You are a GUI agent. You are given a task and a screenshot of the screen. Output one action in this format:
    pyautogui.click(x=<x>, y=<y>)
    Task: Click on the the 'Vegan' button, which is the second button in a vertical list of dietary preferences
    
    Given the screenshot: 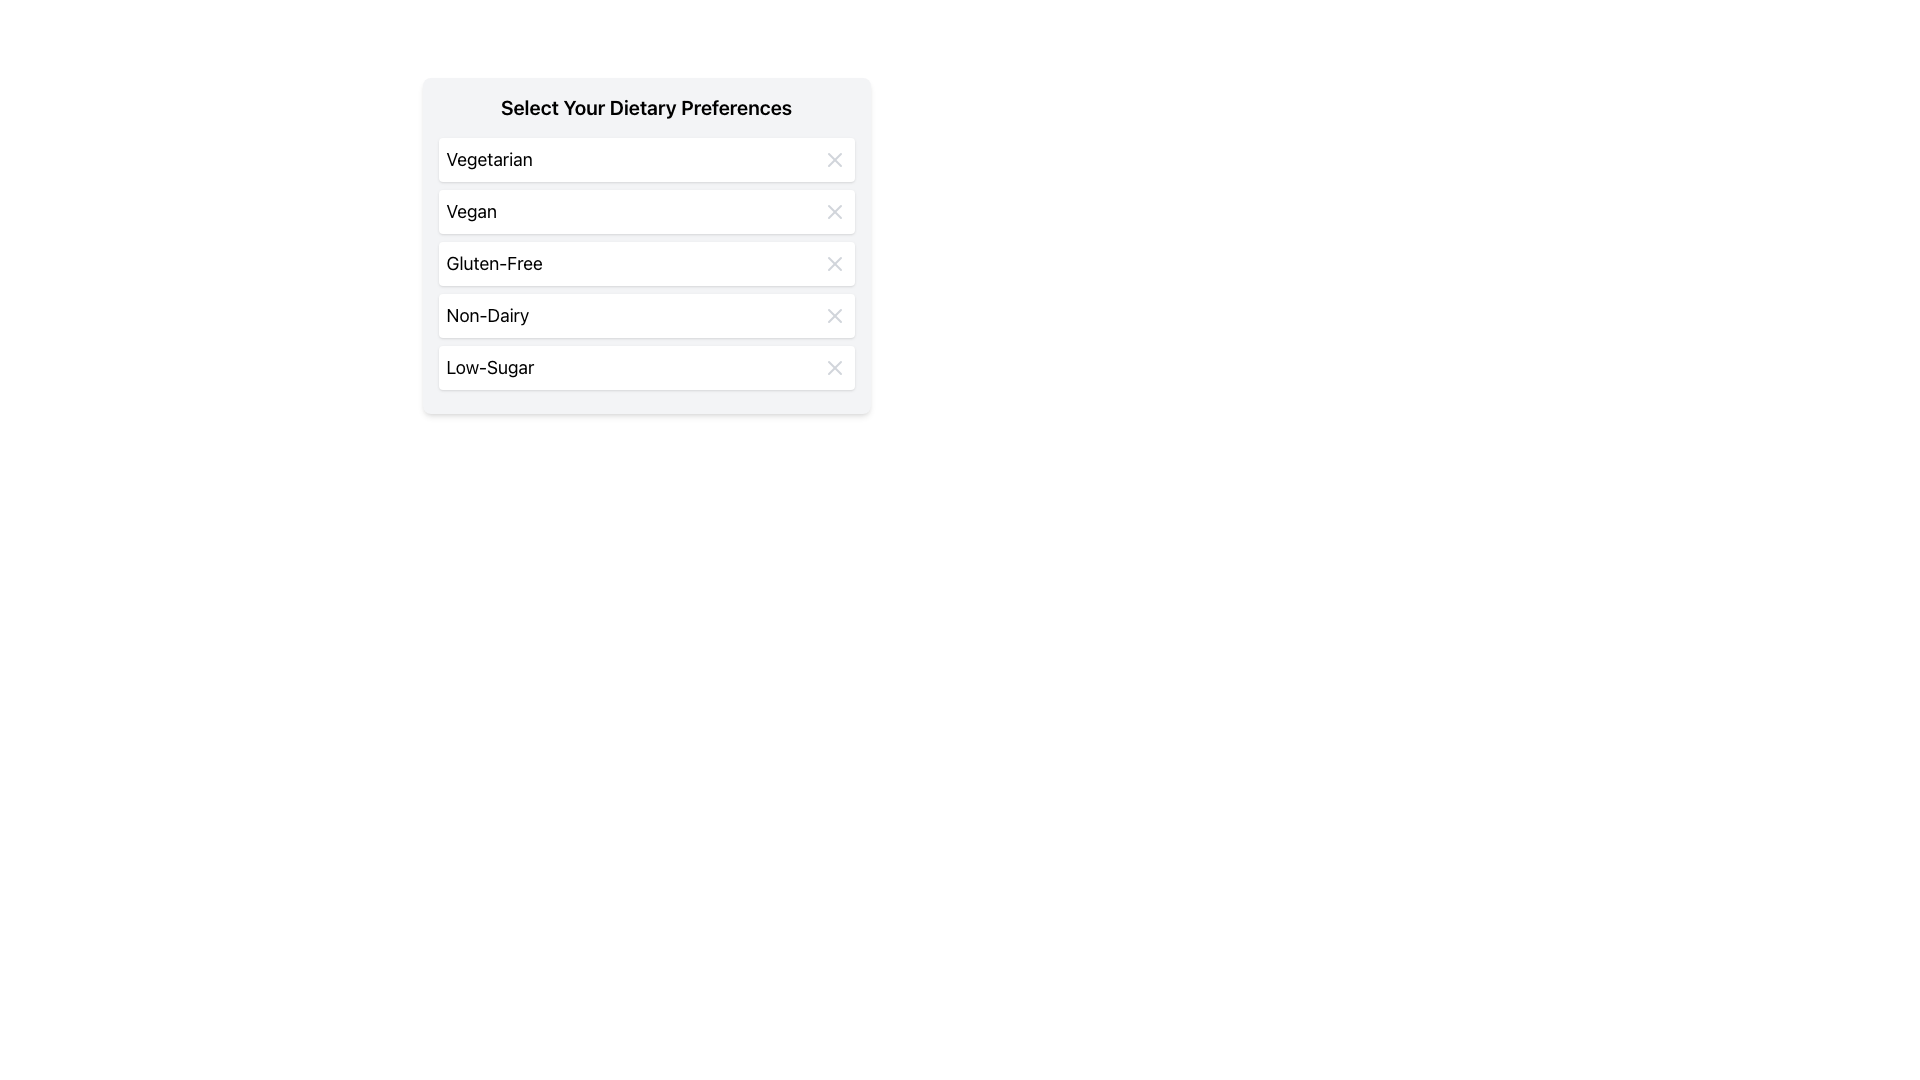 What is the action you would take?
    pyautogui.click(x=646, y=212)
    